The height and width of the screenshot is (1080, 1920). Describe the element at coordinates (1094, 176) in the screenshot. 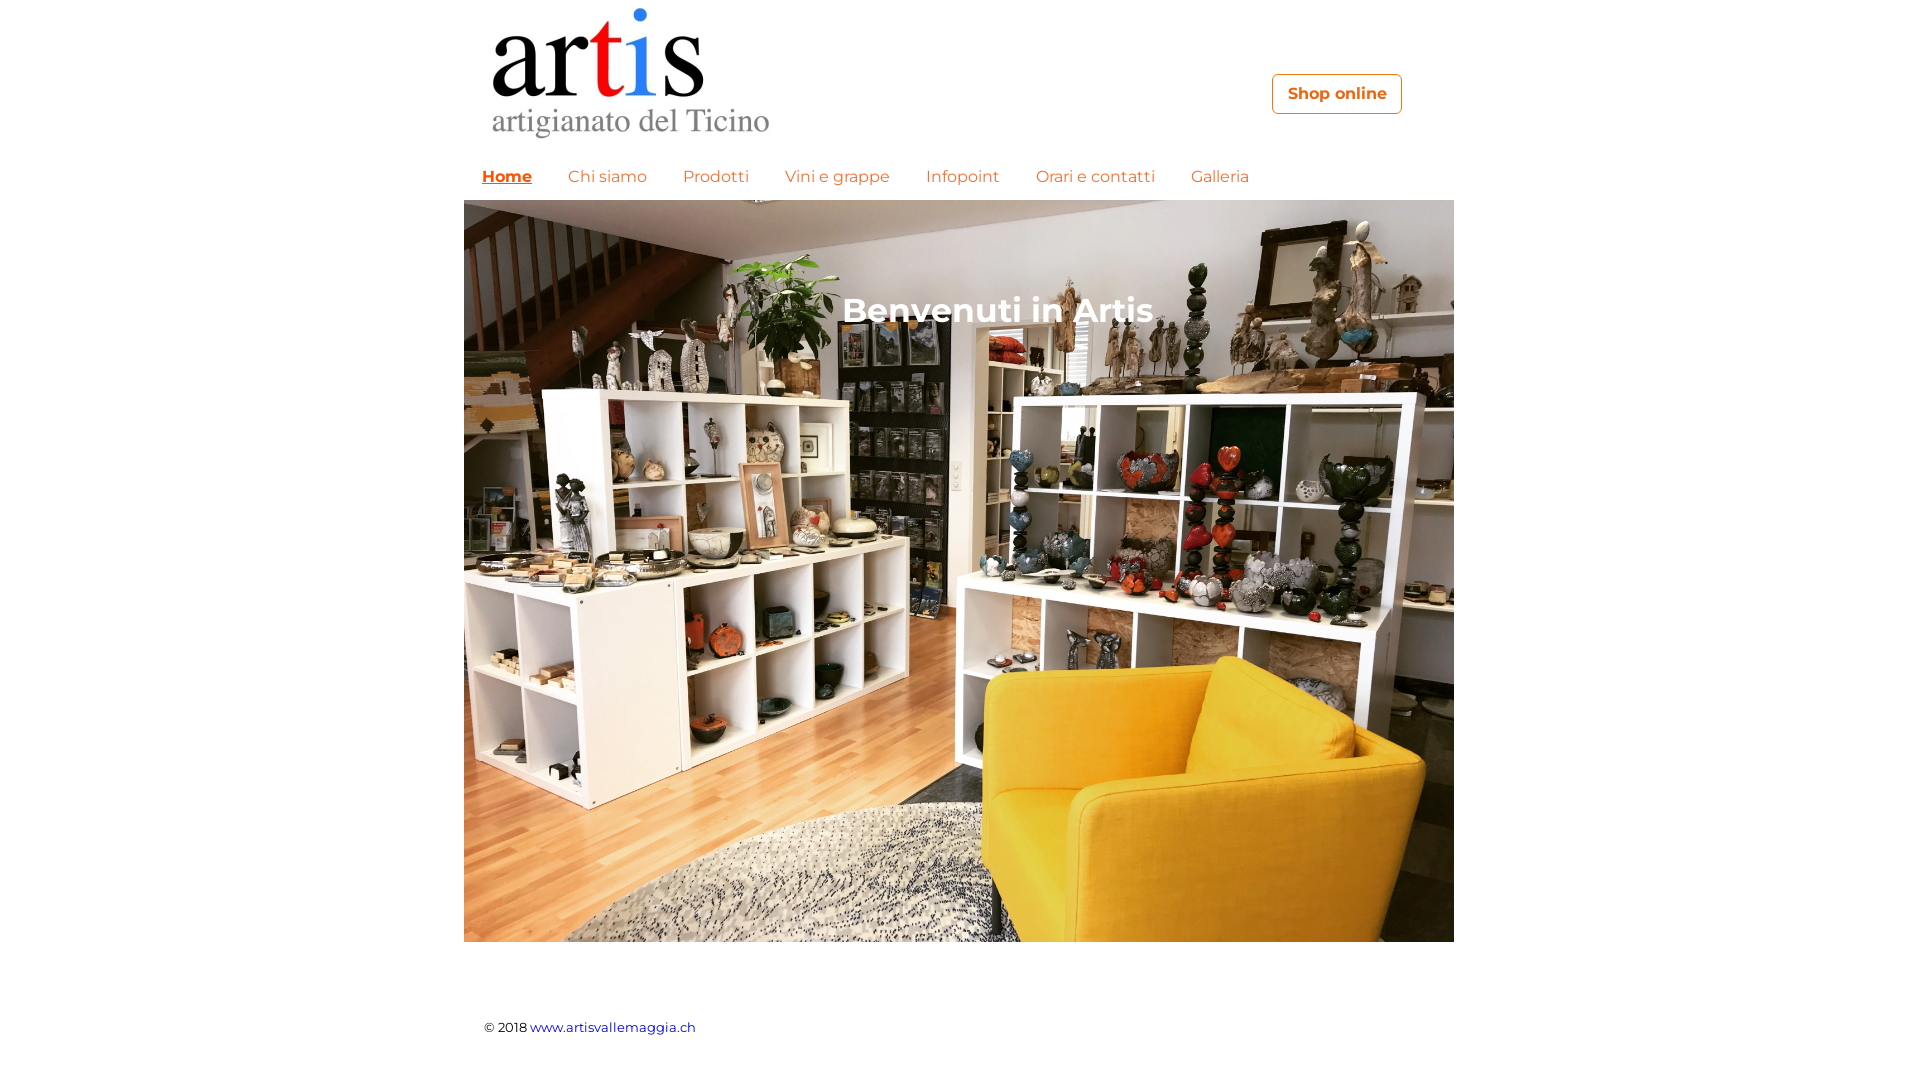

I see `'Orari e contatti'` at that location.